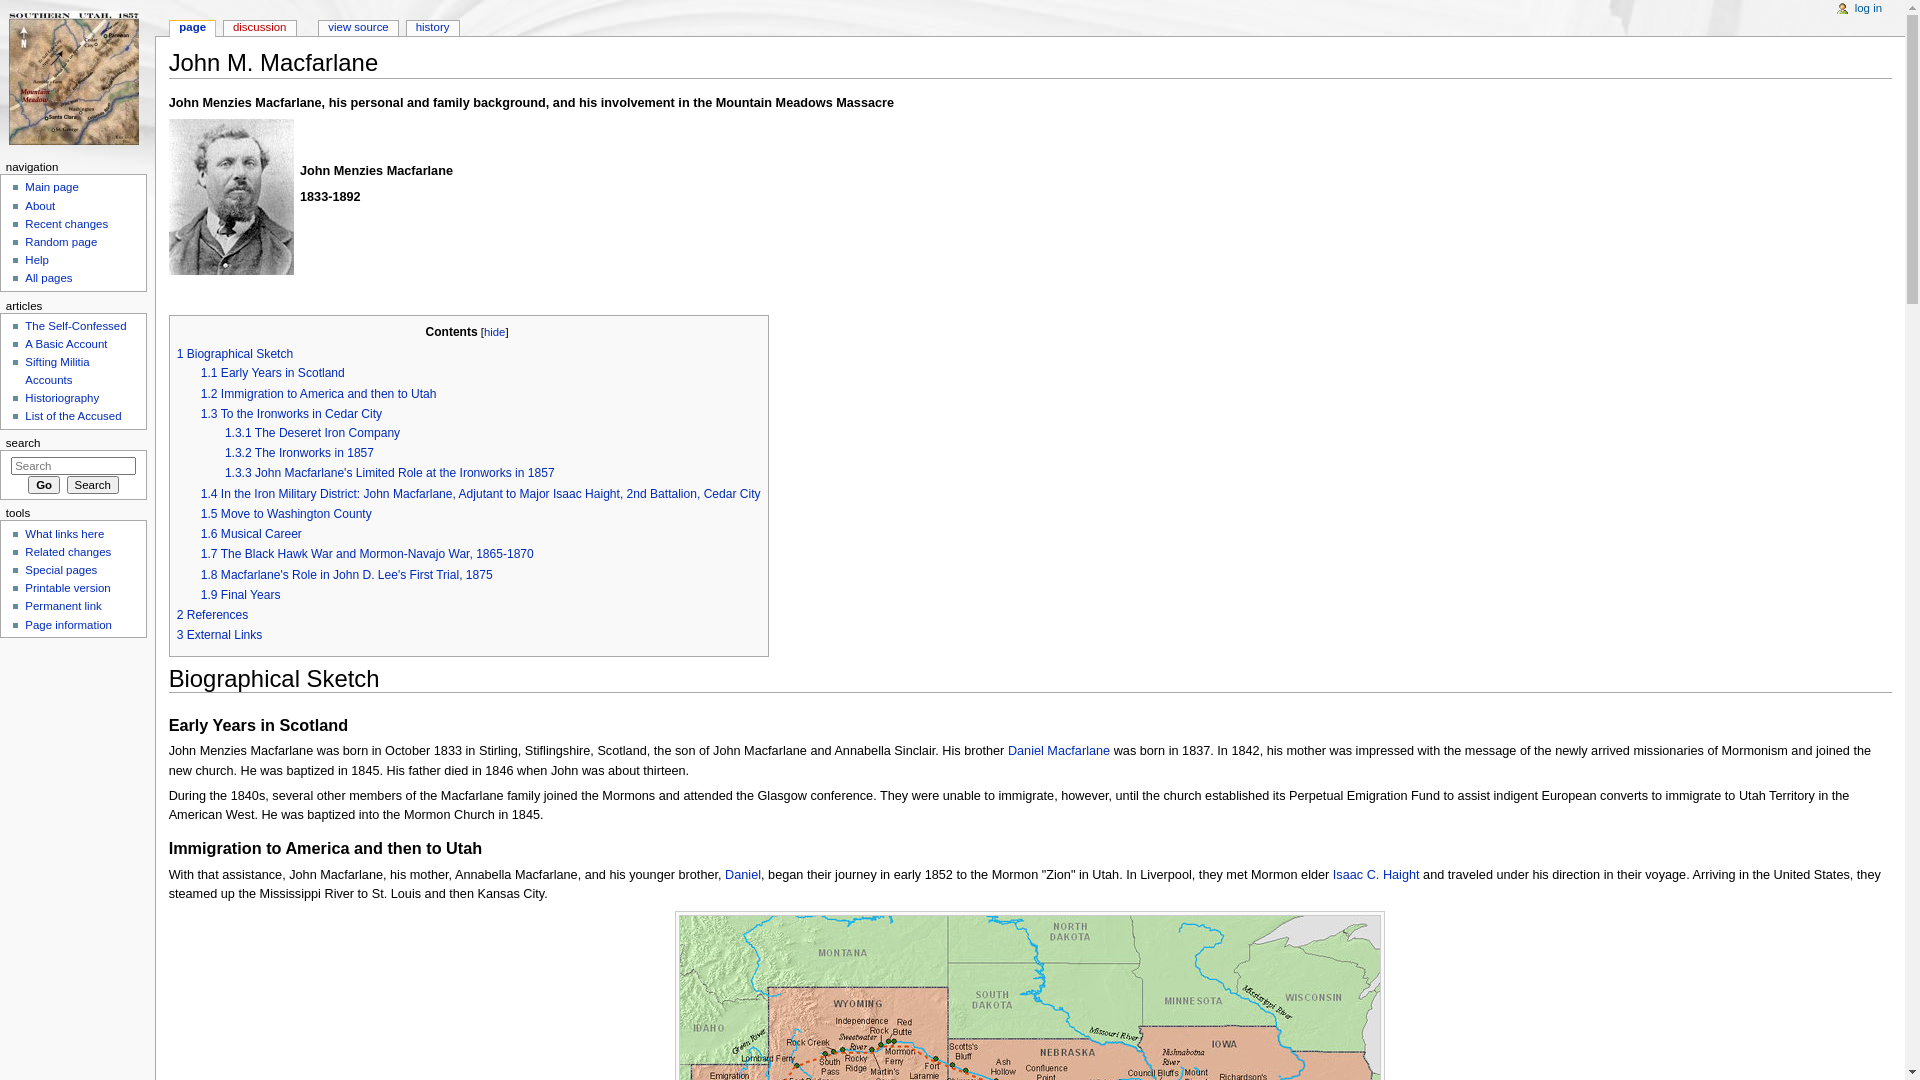 The width and height of the screenshot is (1920, 1080). What do you see at coordinates (37, 258) in the screenshot?
I see `'Help'` at bounding box center [37, 258].